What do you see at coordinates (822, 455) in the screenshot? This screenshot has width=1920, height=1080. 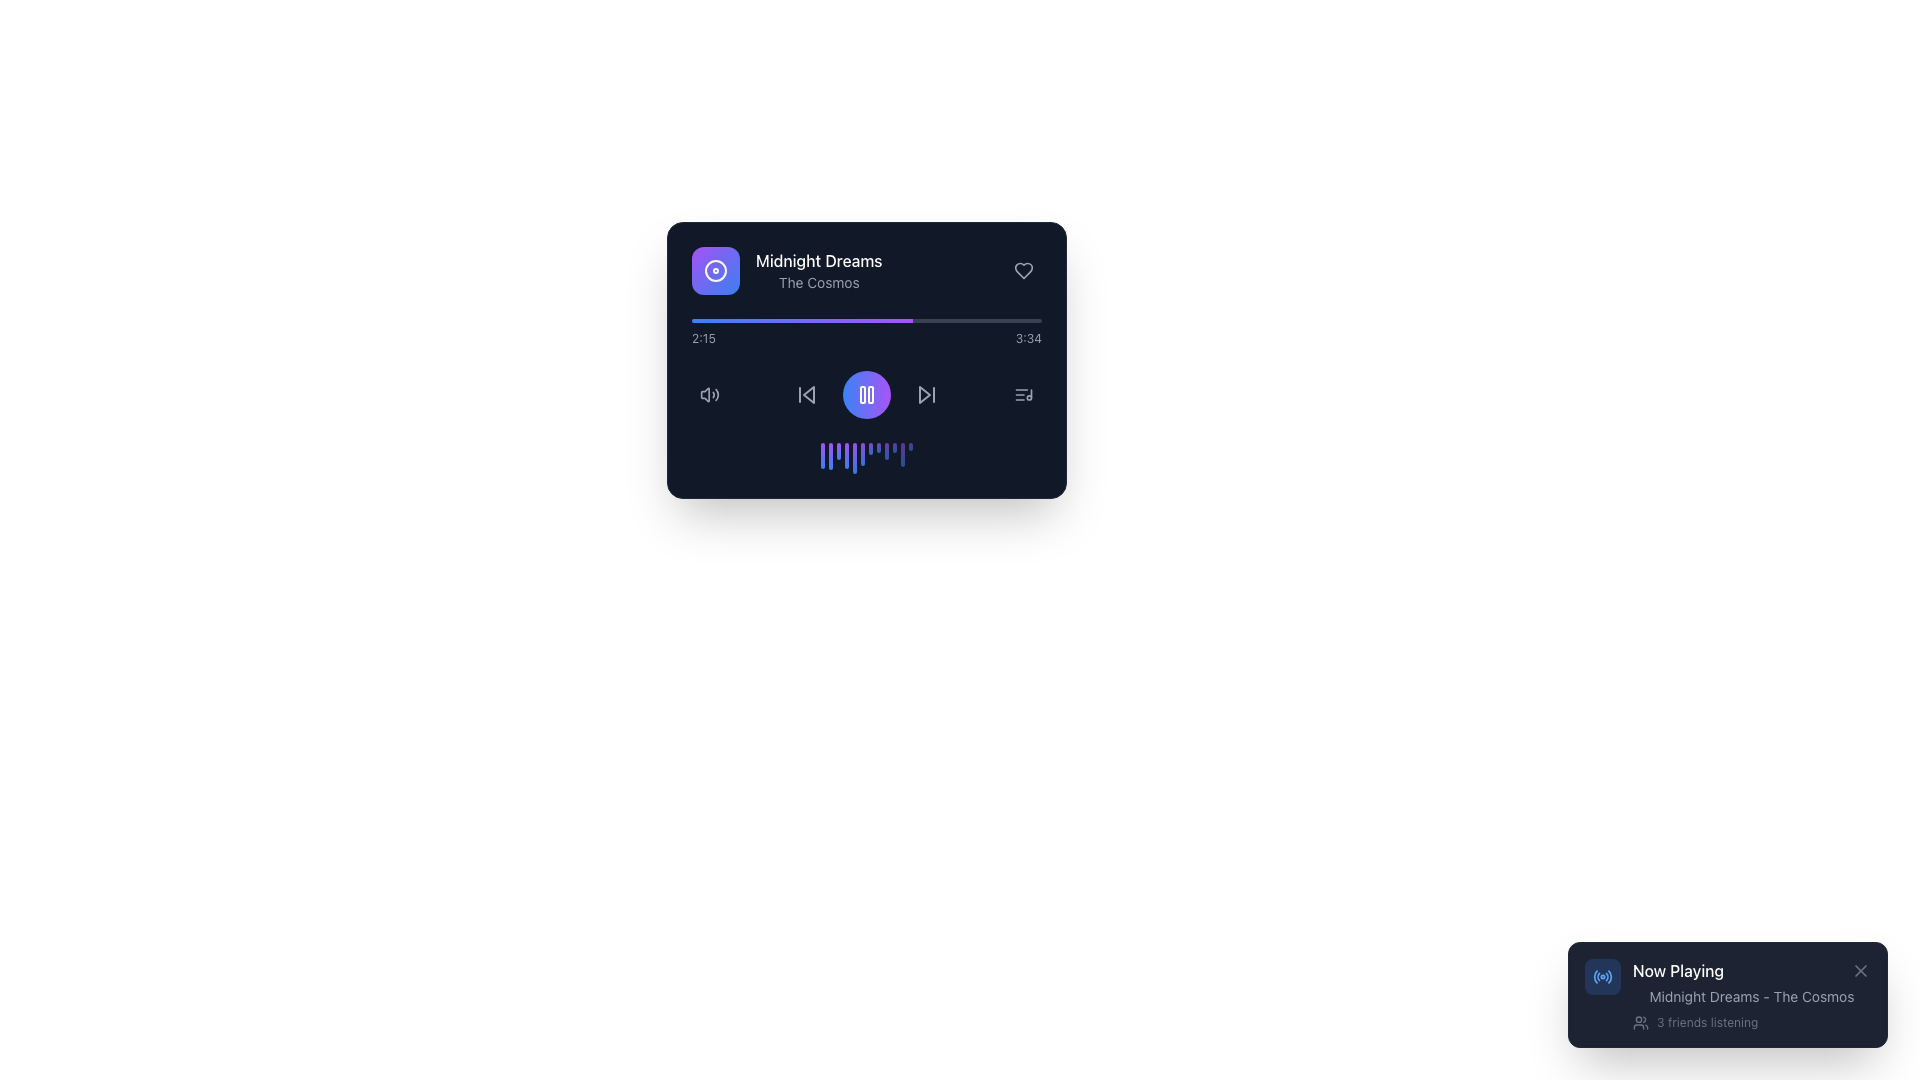 I see `the first vertical bar of the visual equalizer display in the music player widget` at bounding box center [822, 455].